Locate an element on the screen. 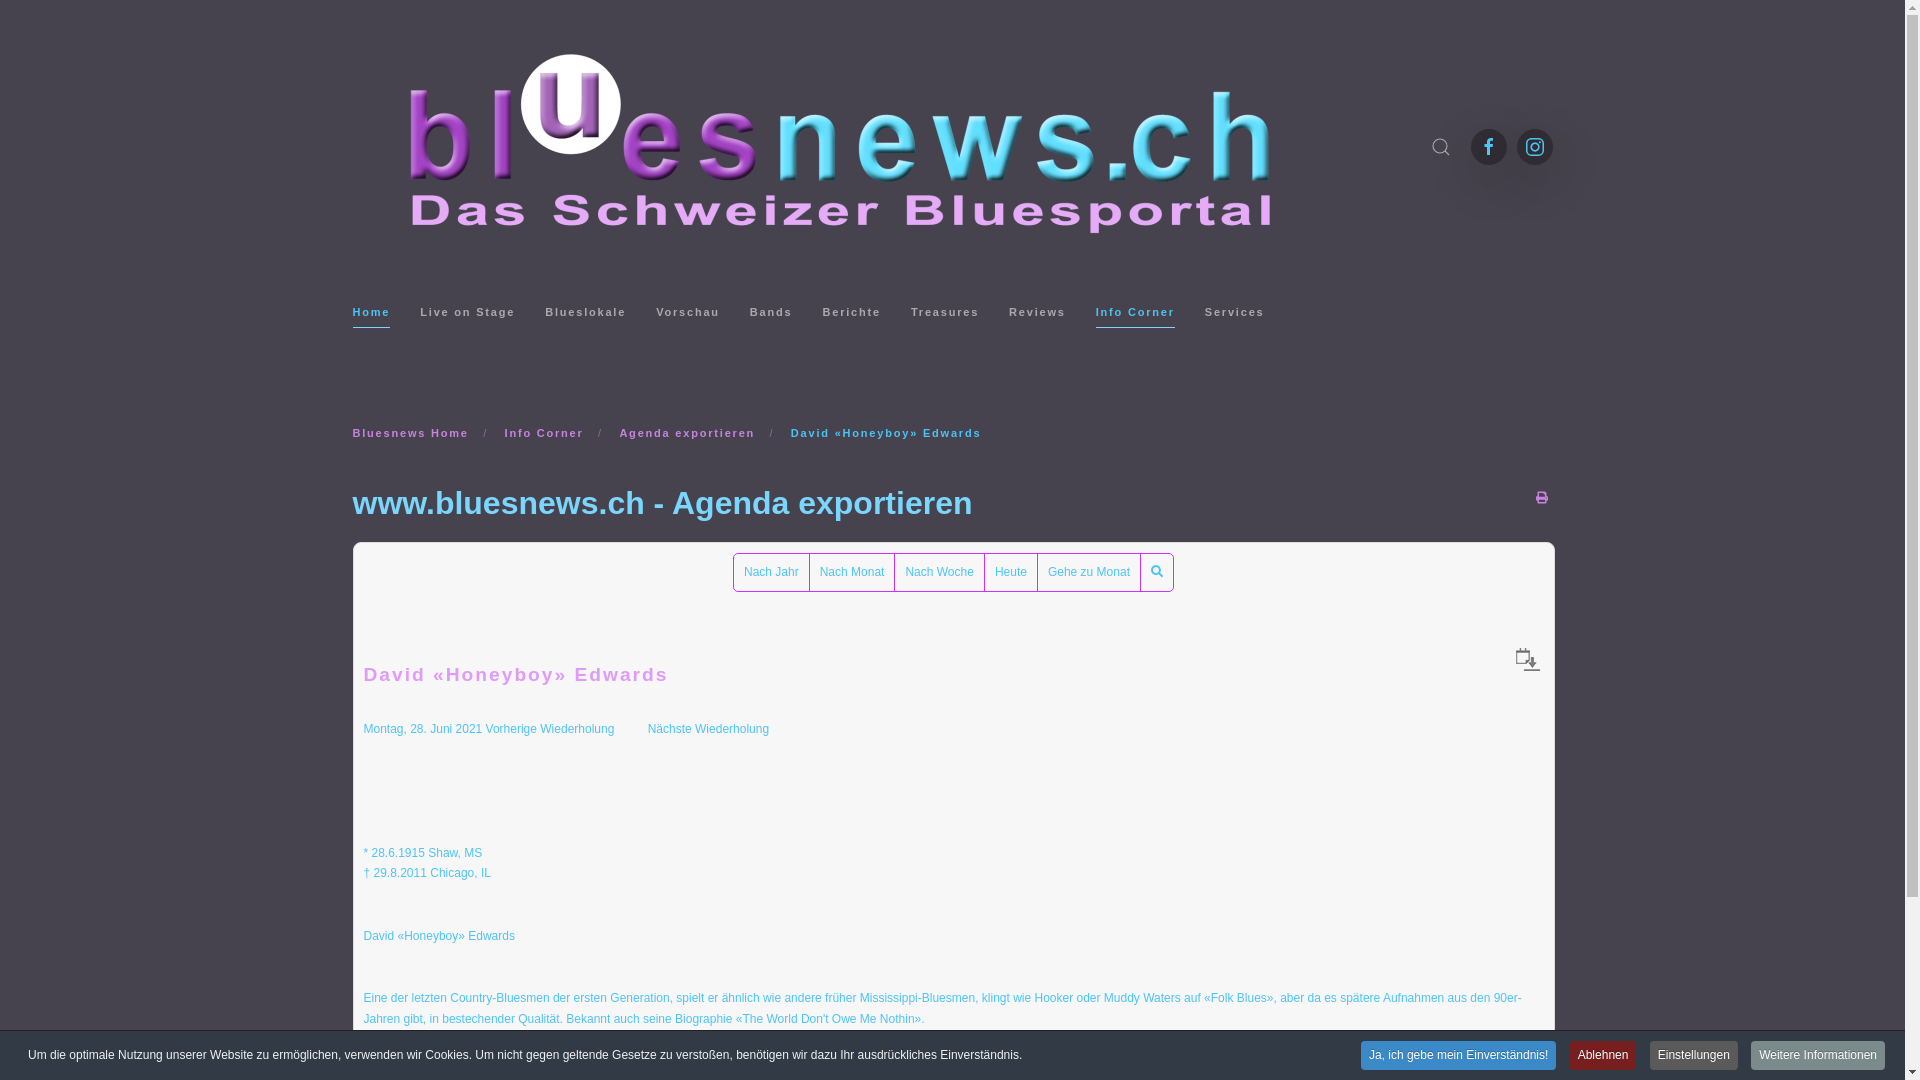  'Bands' is located at coordinates (770, 312).